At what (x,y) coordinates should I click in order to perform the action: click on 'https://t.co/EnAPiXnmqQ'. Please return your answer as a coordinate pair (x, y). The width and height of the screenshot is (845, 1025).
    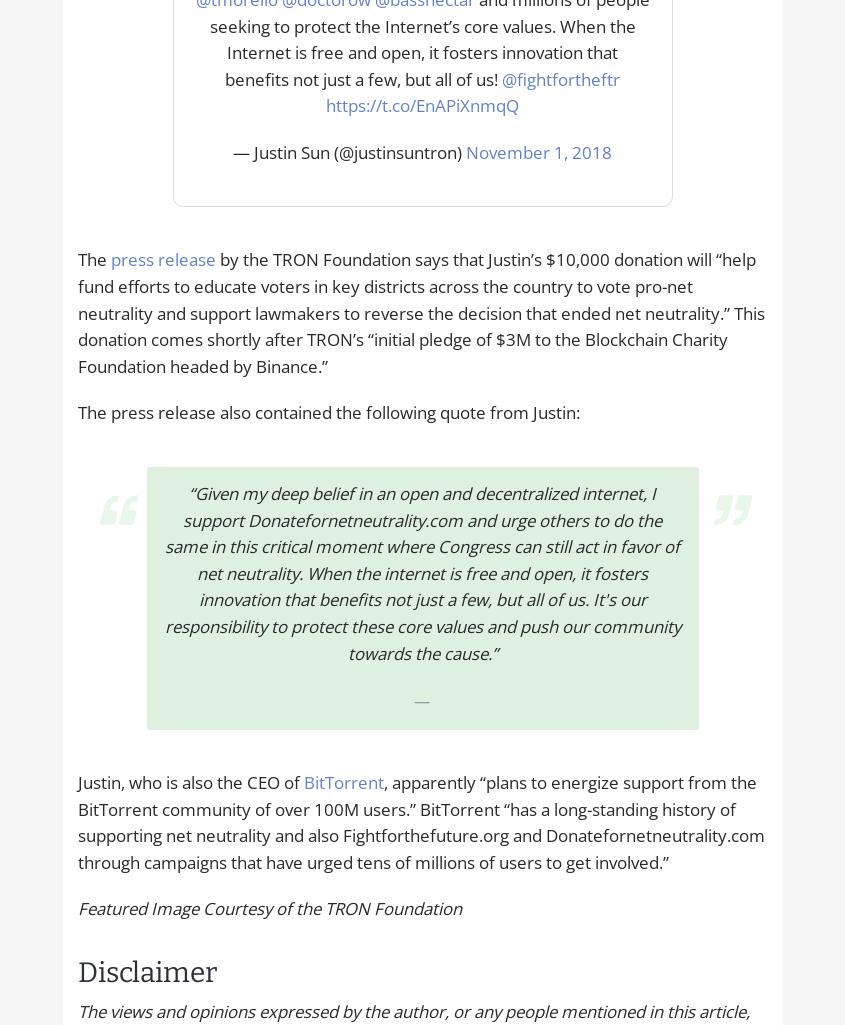
    Looking at the image, I should click on (421, 105).